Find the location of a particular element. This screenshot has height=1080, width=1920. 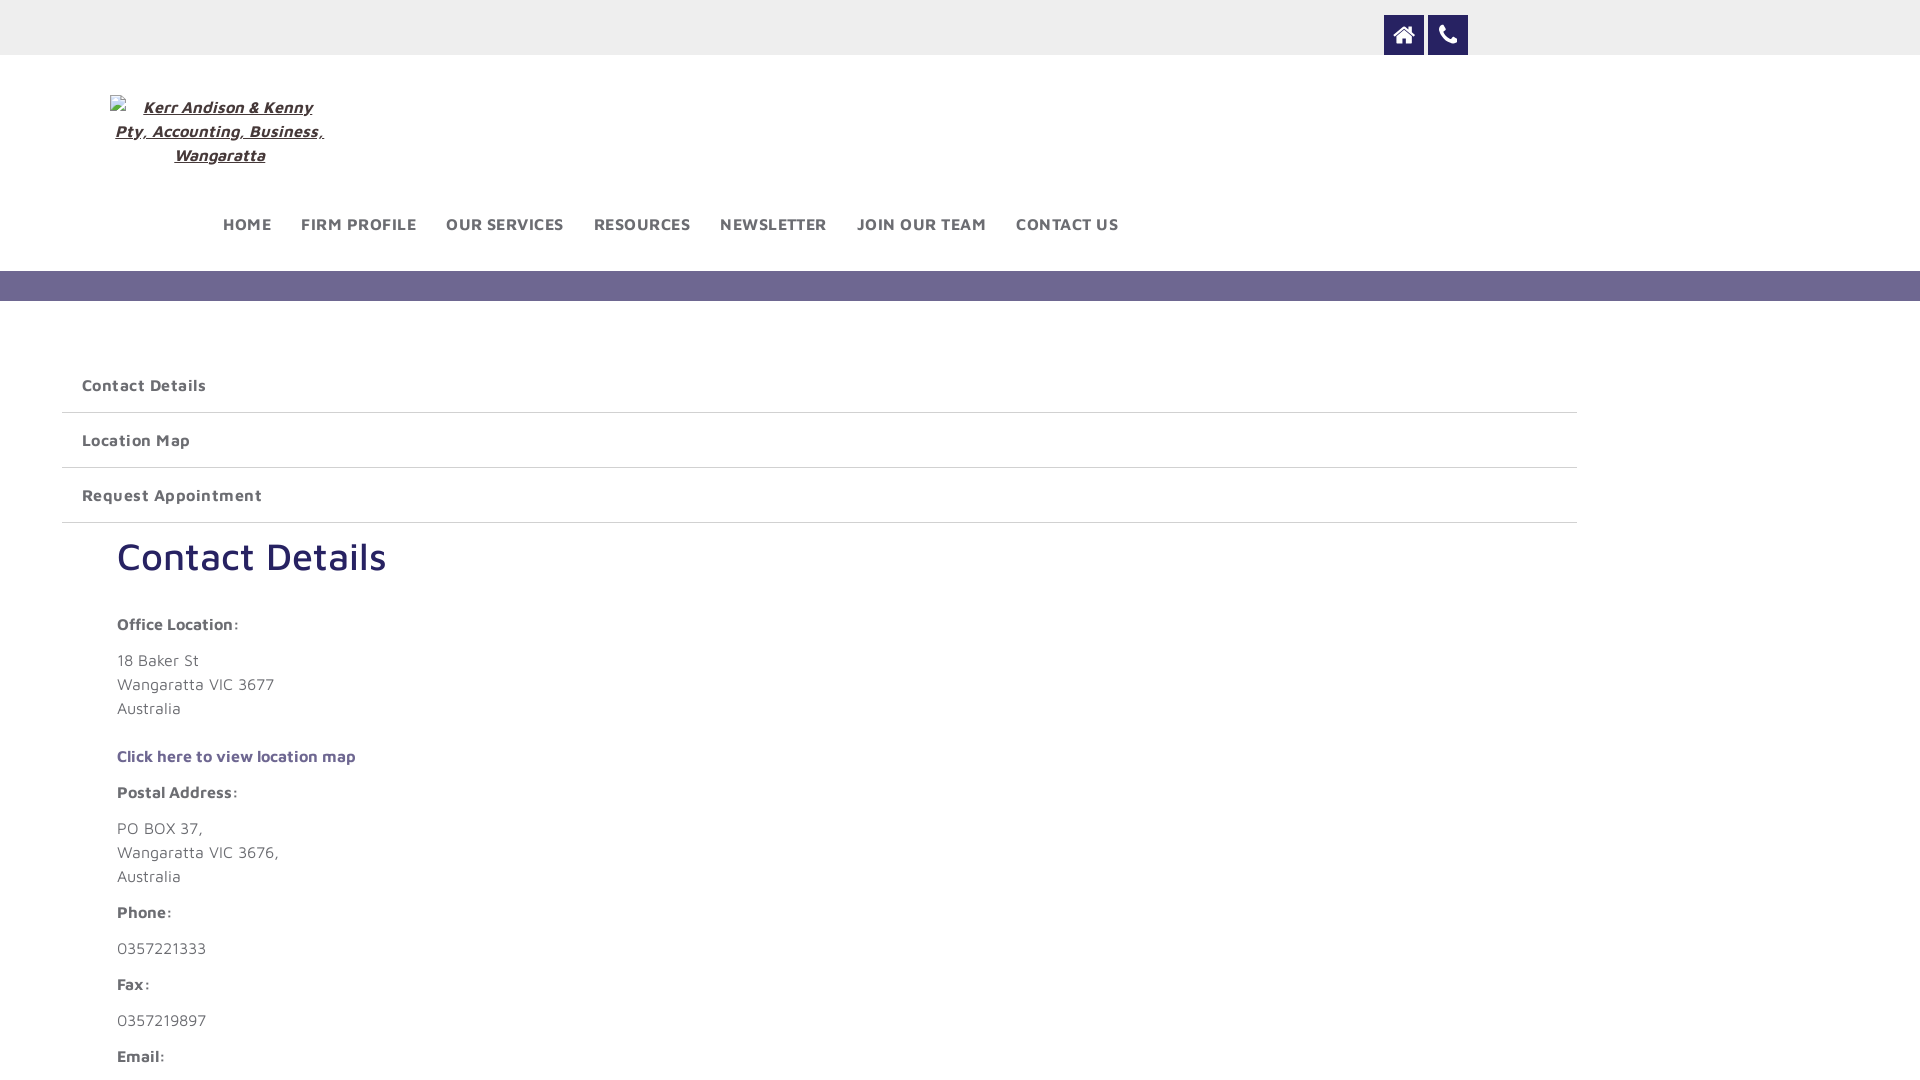

'NEWSLETTER' is located at coordinates (772, 223).